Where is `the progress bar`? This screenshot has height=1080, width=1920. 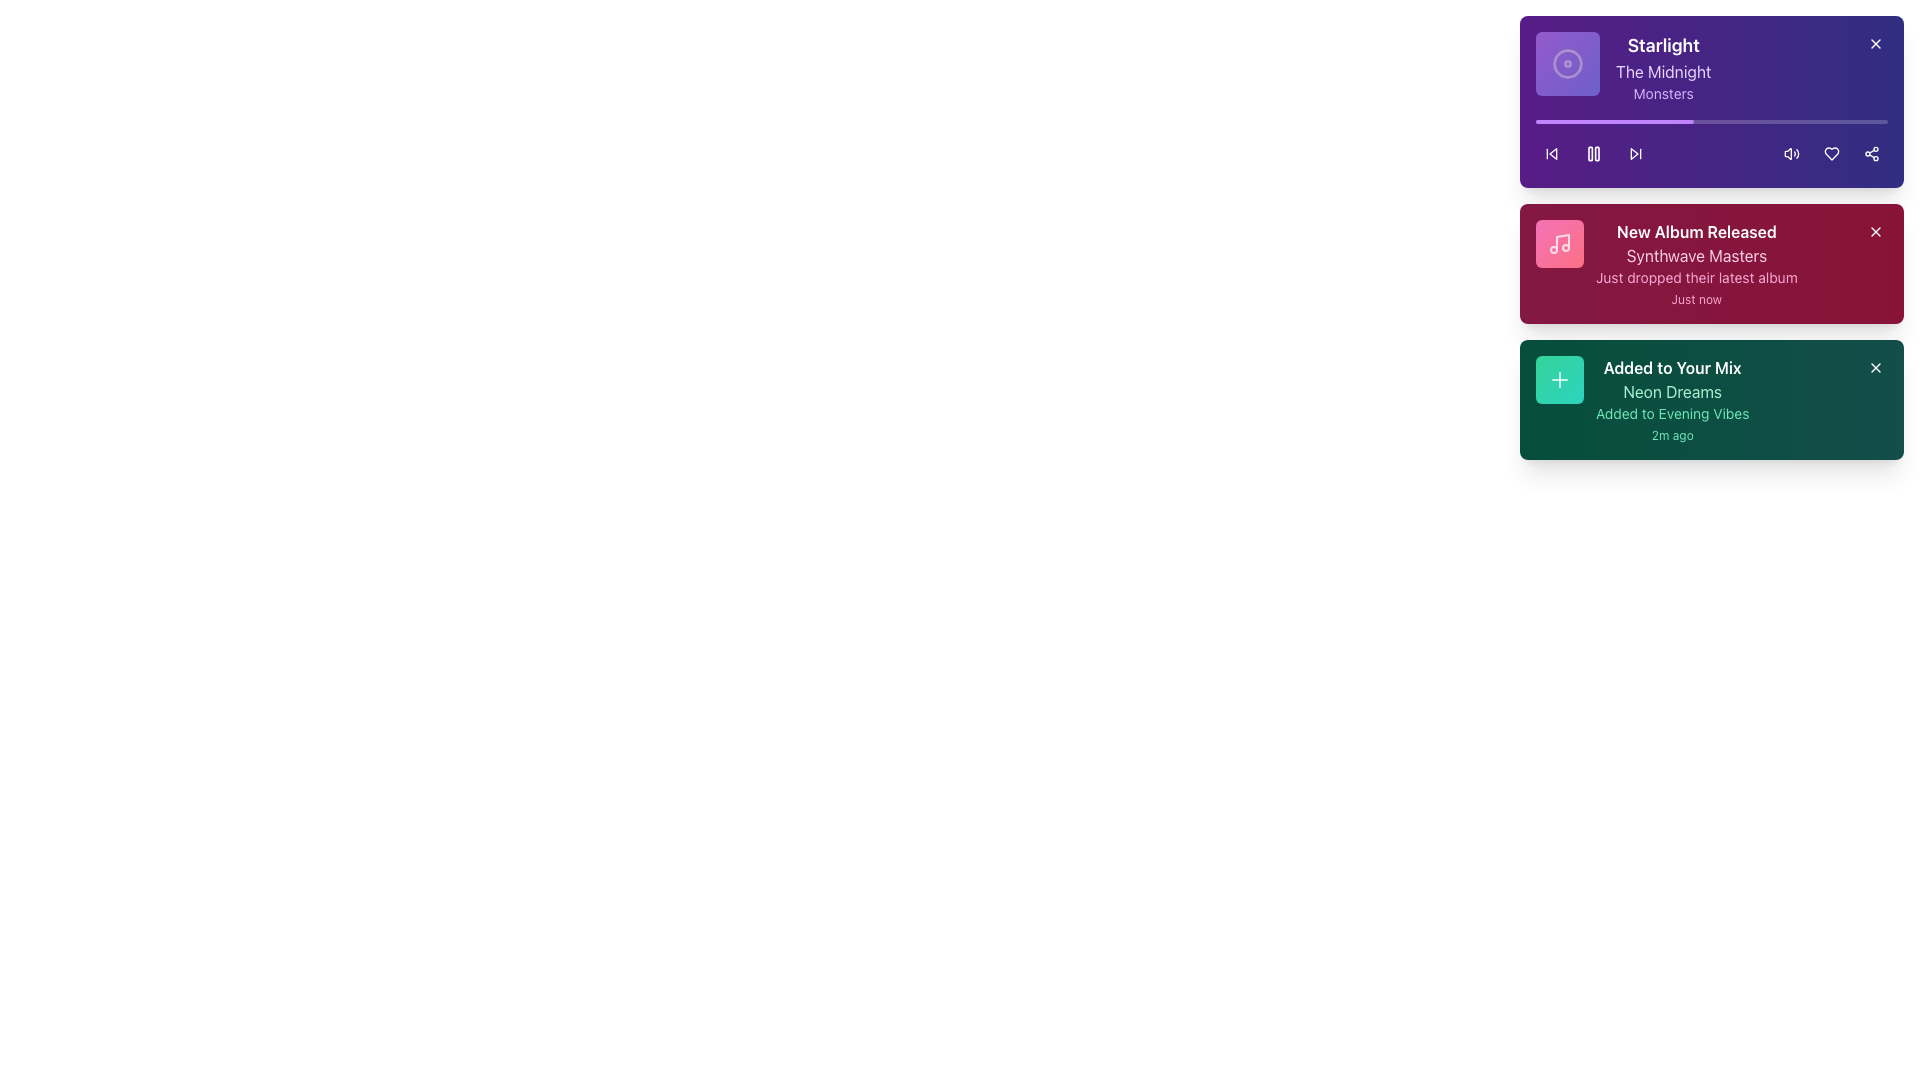 the progress bar is located at coordinates (1676, 122).